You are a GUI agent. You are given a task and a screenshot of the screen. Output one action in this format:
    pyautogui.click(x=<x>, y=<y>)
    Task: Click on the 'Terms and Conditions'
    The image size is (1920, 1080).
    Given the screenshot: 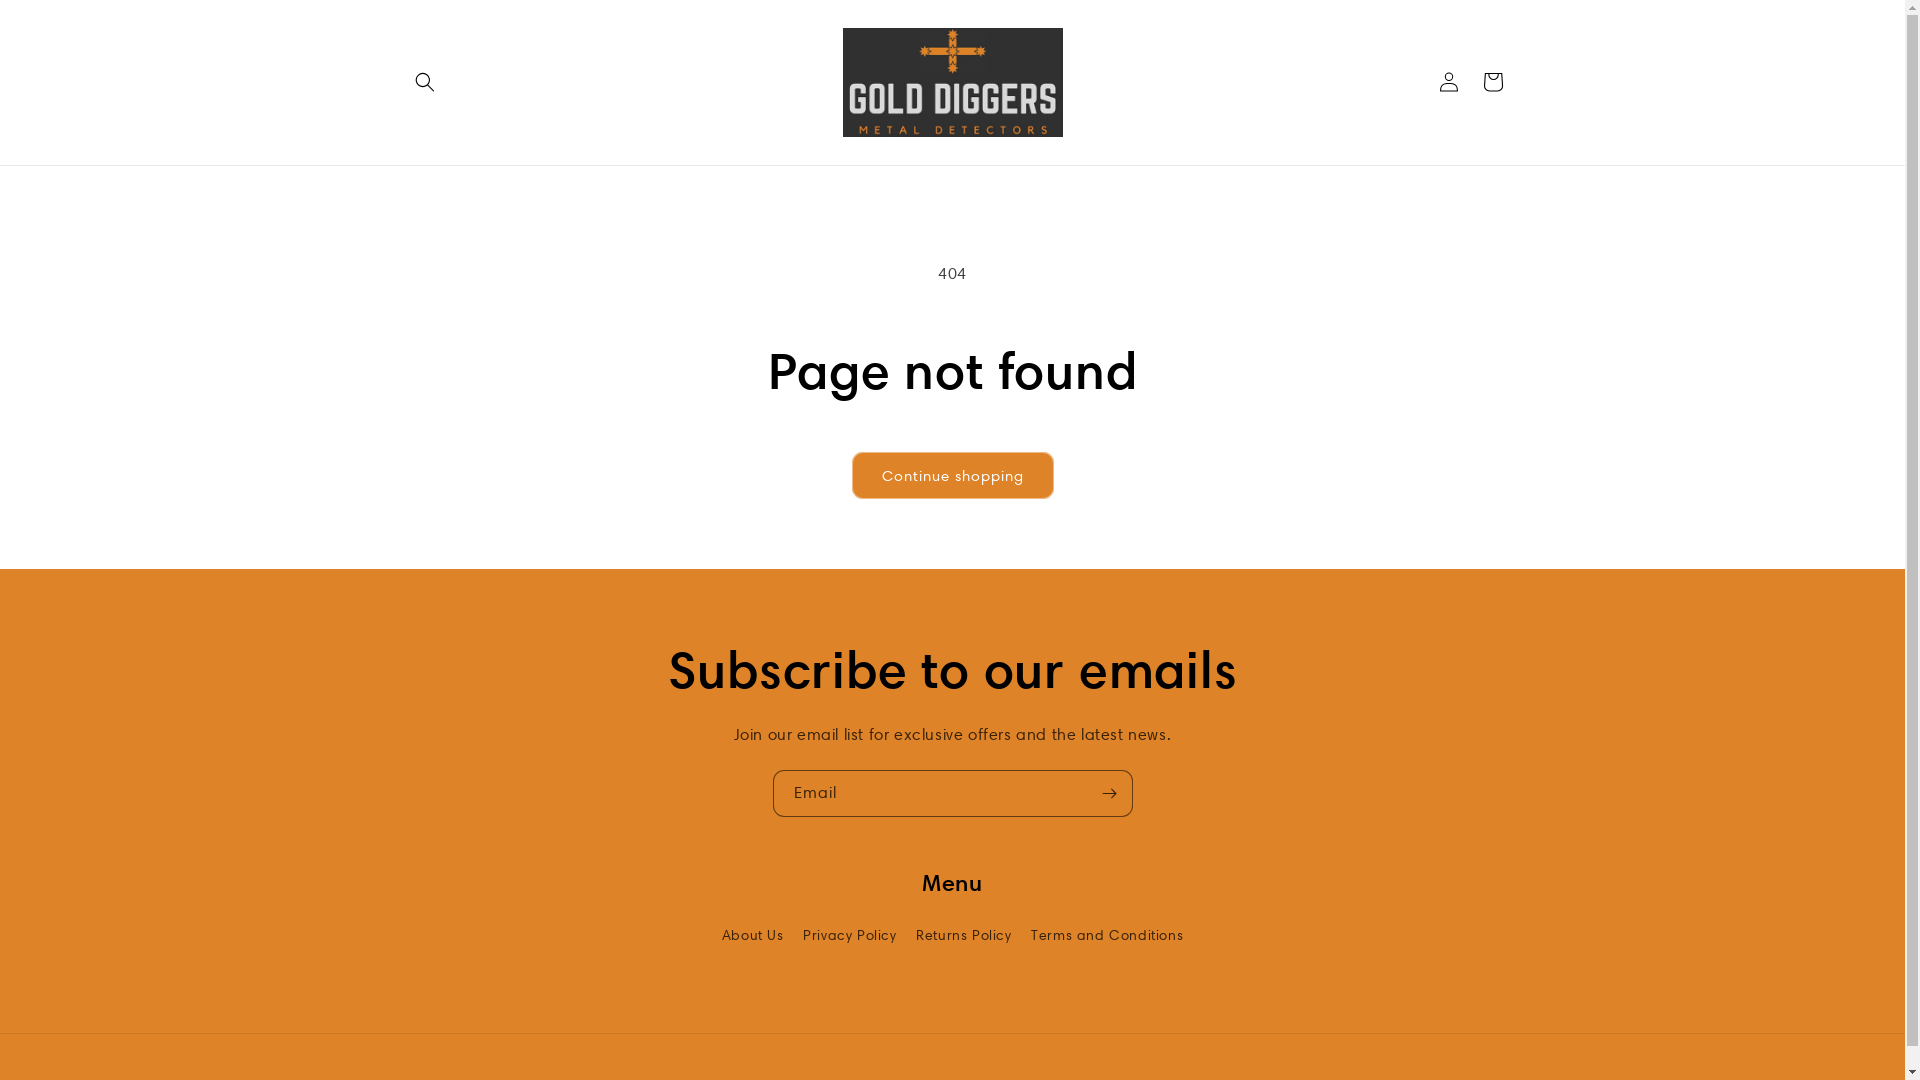 What is the action you would take?
    pyautogui.click(x=1106, y=935)
    